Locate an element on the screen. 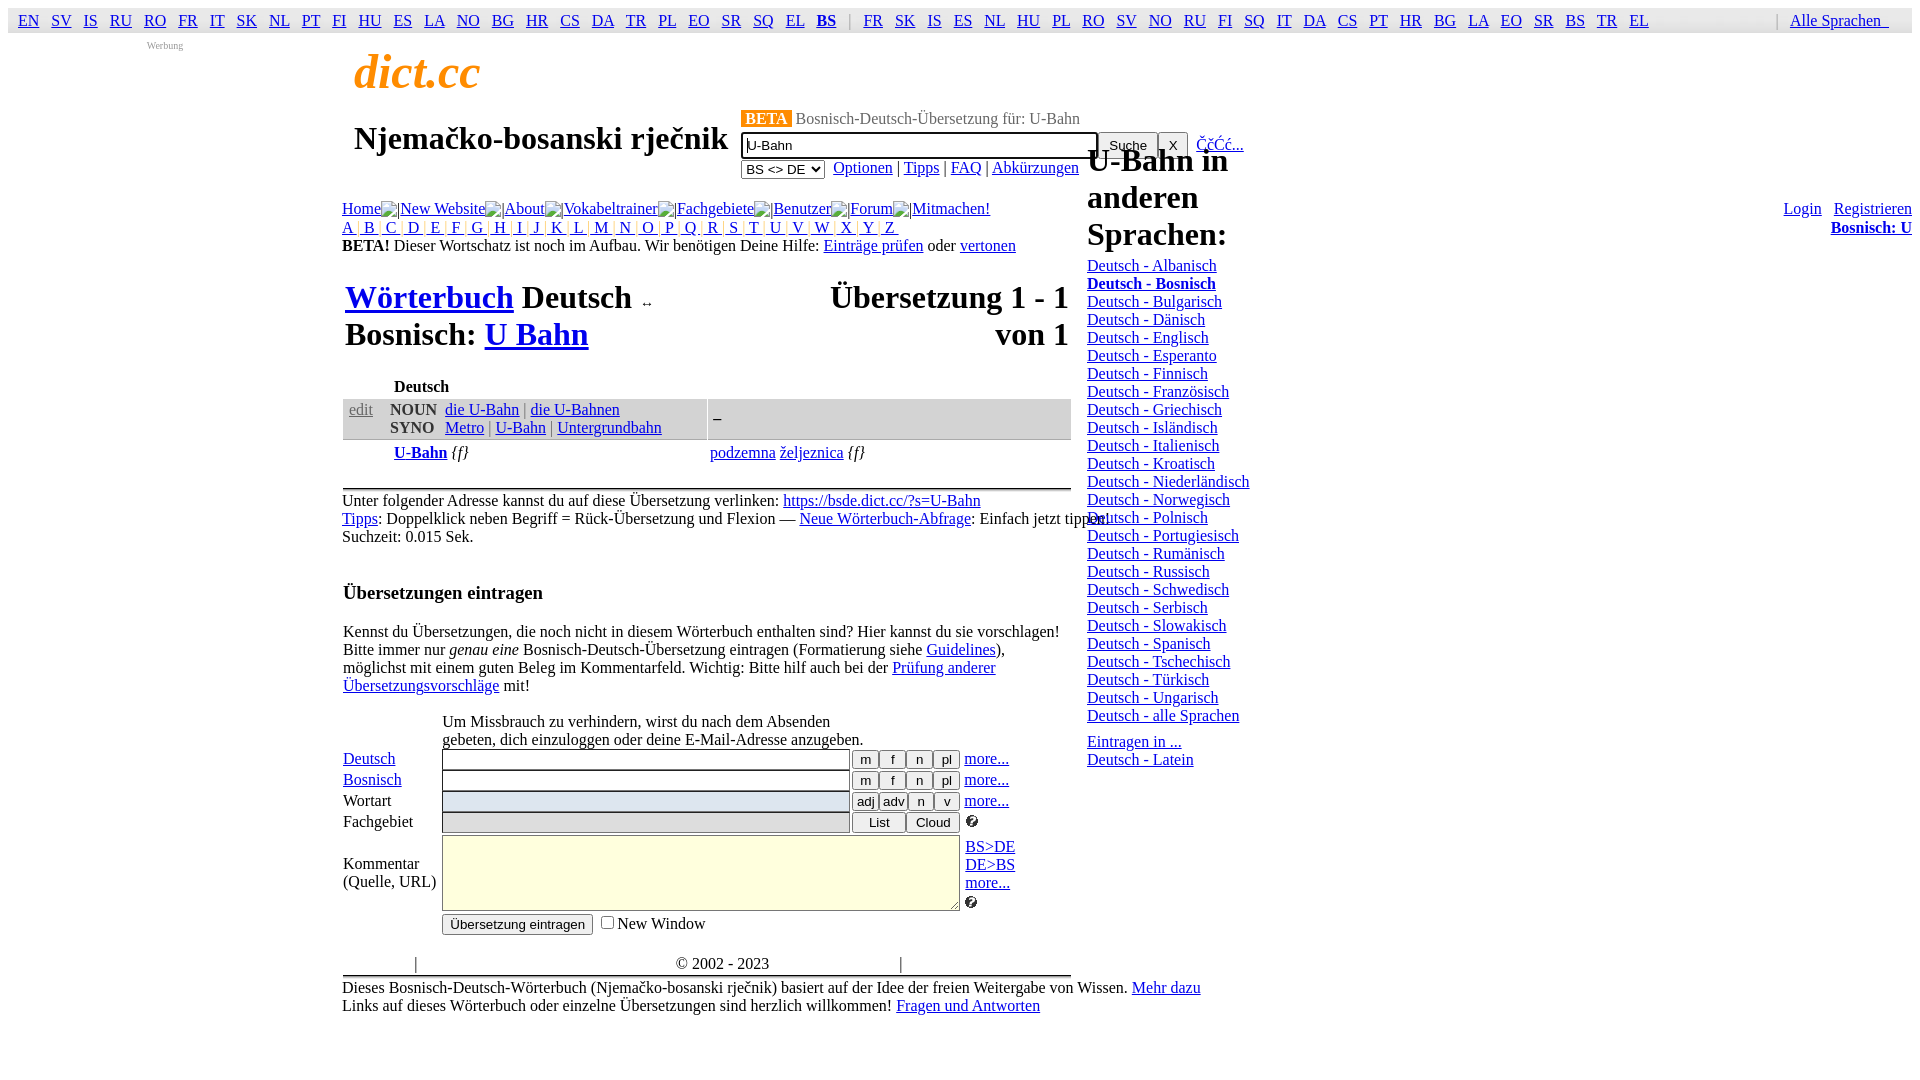 This screenshot has height=1080, width=1920. 'https://bsde.dict.cc/?s=U-Bahn' is located at coordinates (880, 499).